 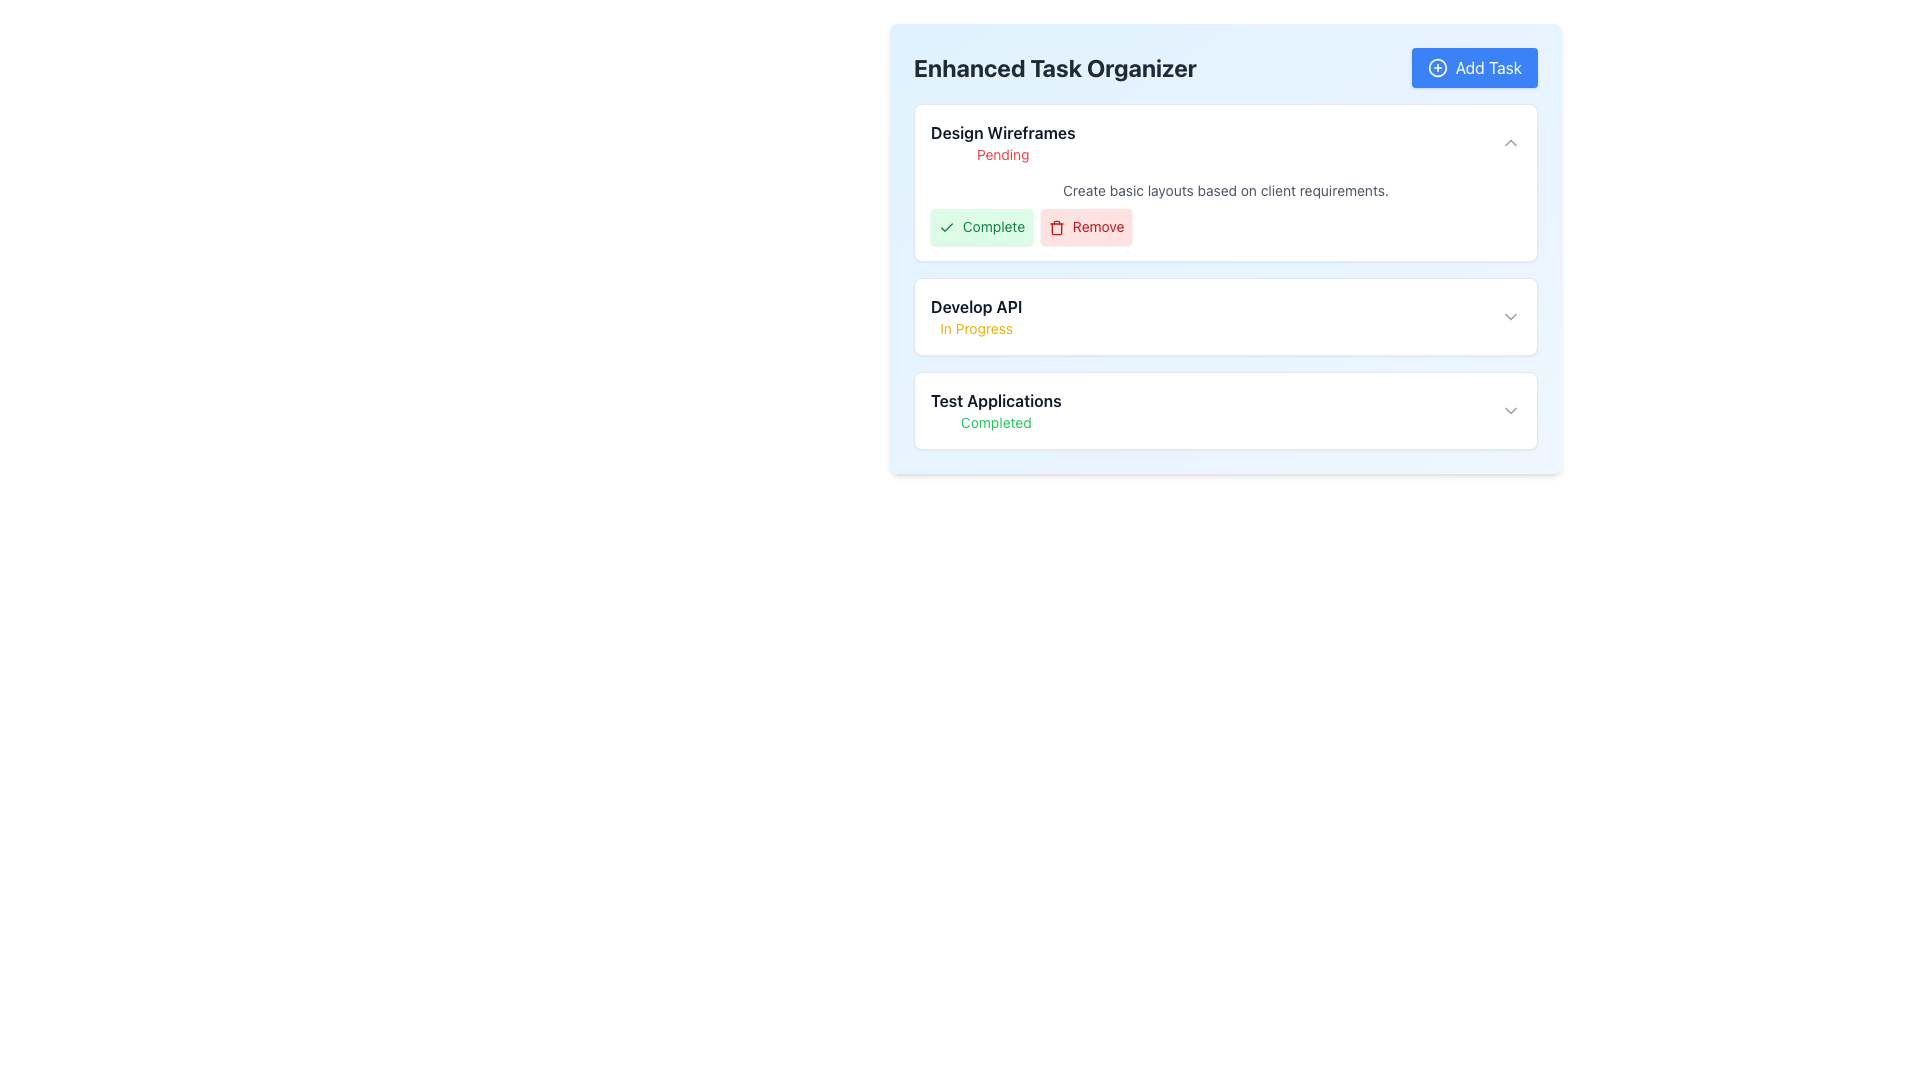 I want to click on the Task card component titled 'Develop API' with status 'In Progress', which is the second item in a vertical list of tasks, so click(x=1224, y=315).